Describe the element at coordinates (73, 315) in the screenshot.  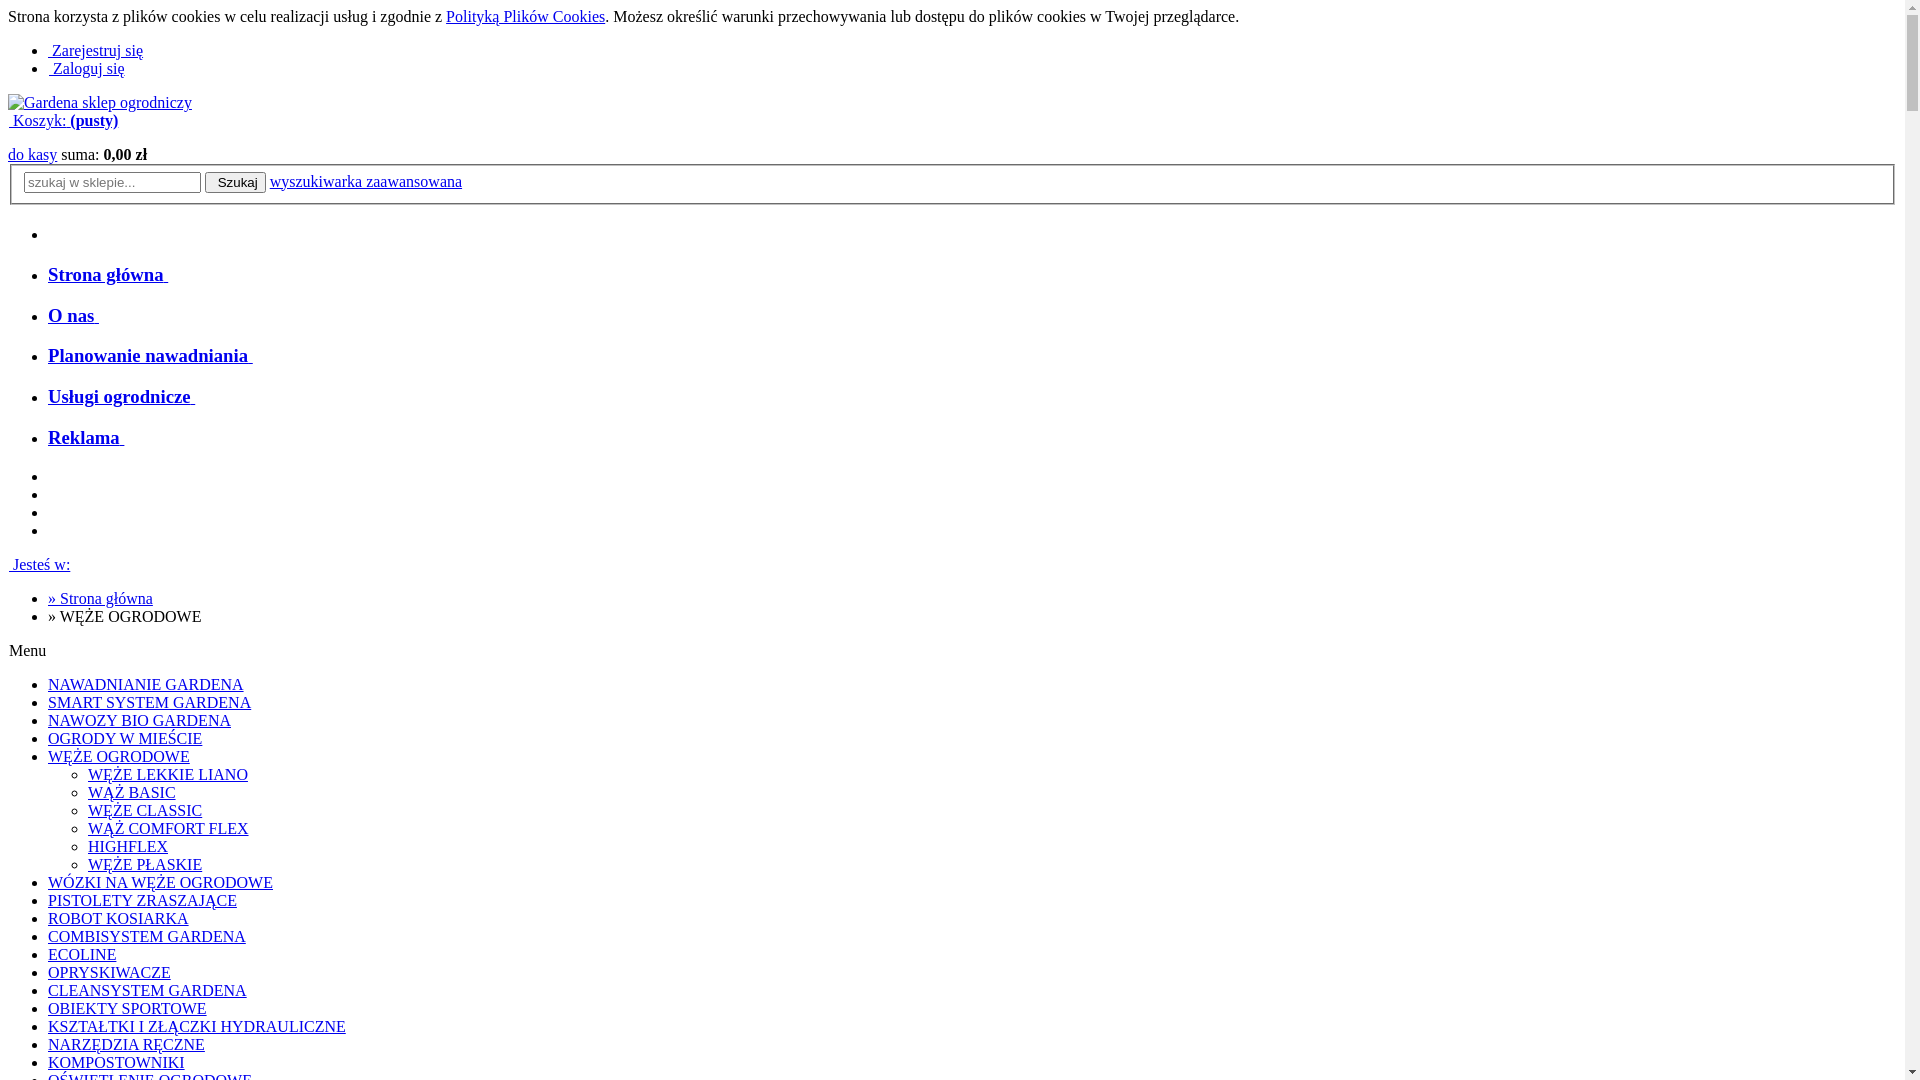
I see `'O nas'` at that location.